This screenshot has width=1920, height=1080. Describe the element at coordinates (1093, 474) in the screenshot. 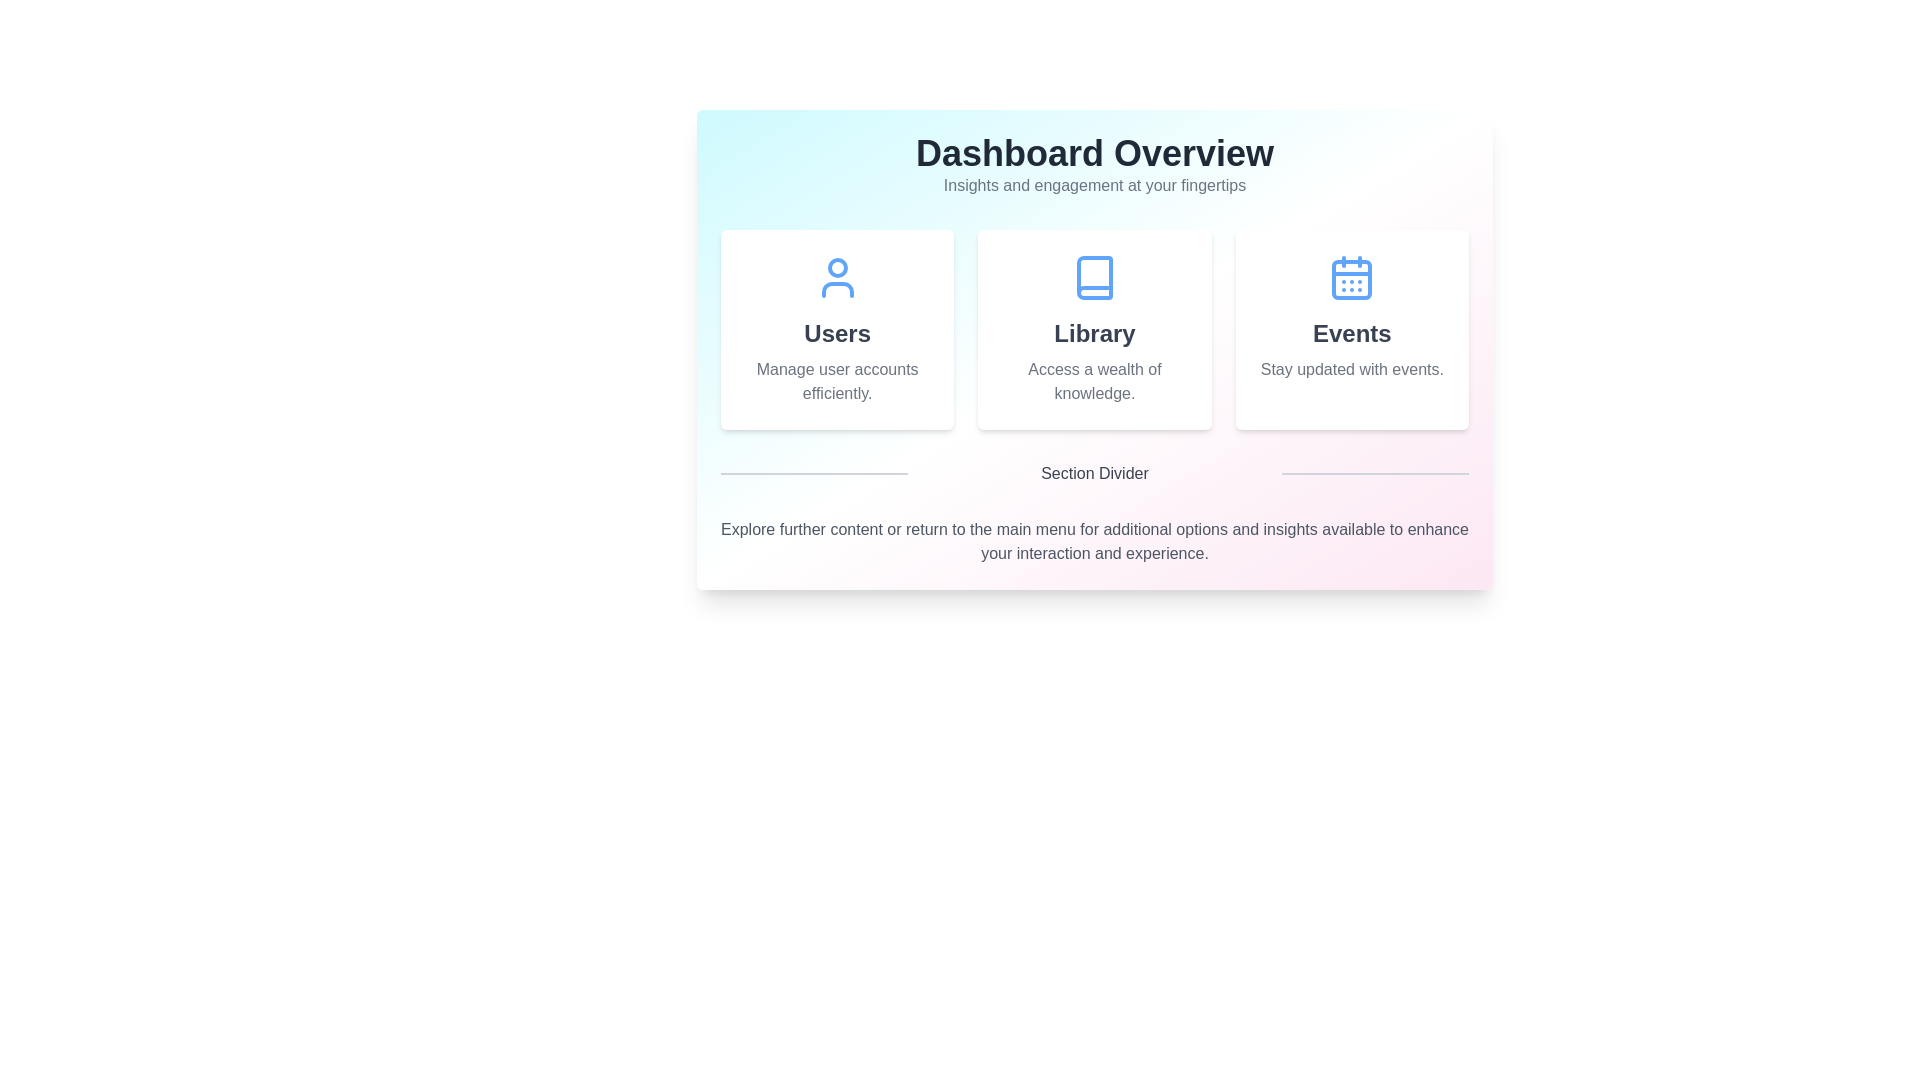

I see `the Text label element that serves as a visual and textual separator, which is centrally aligned and located below the main content section` at that location.